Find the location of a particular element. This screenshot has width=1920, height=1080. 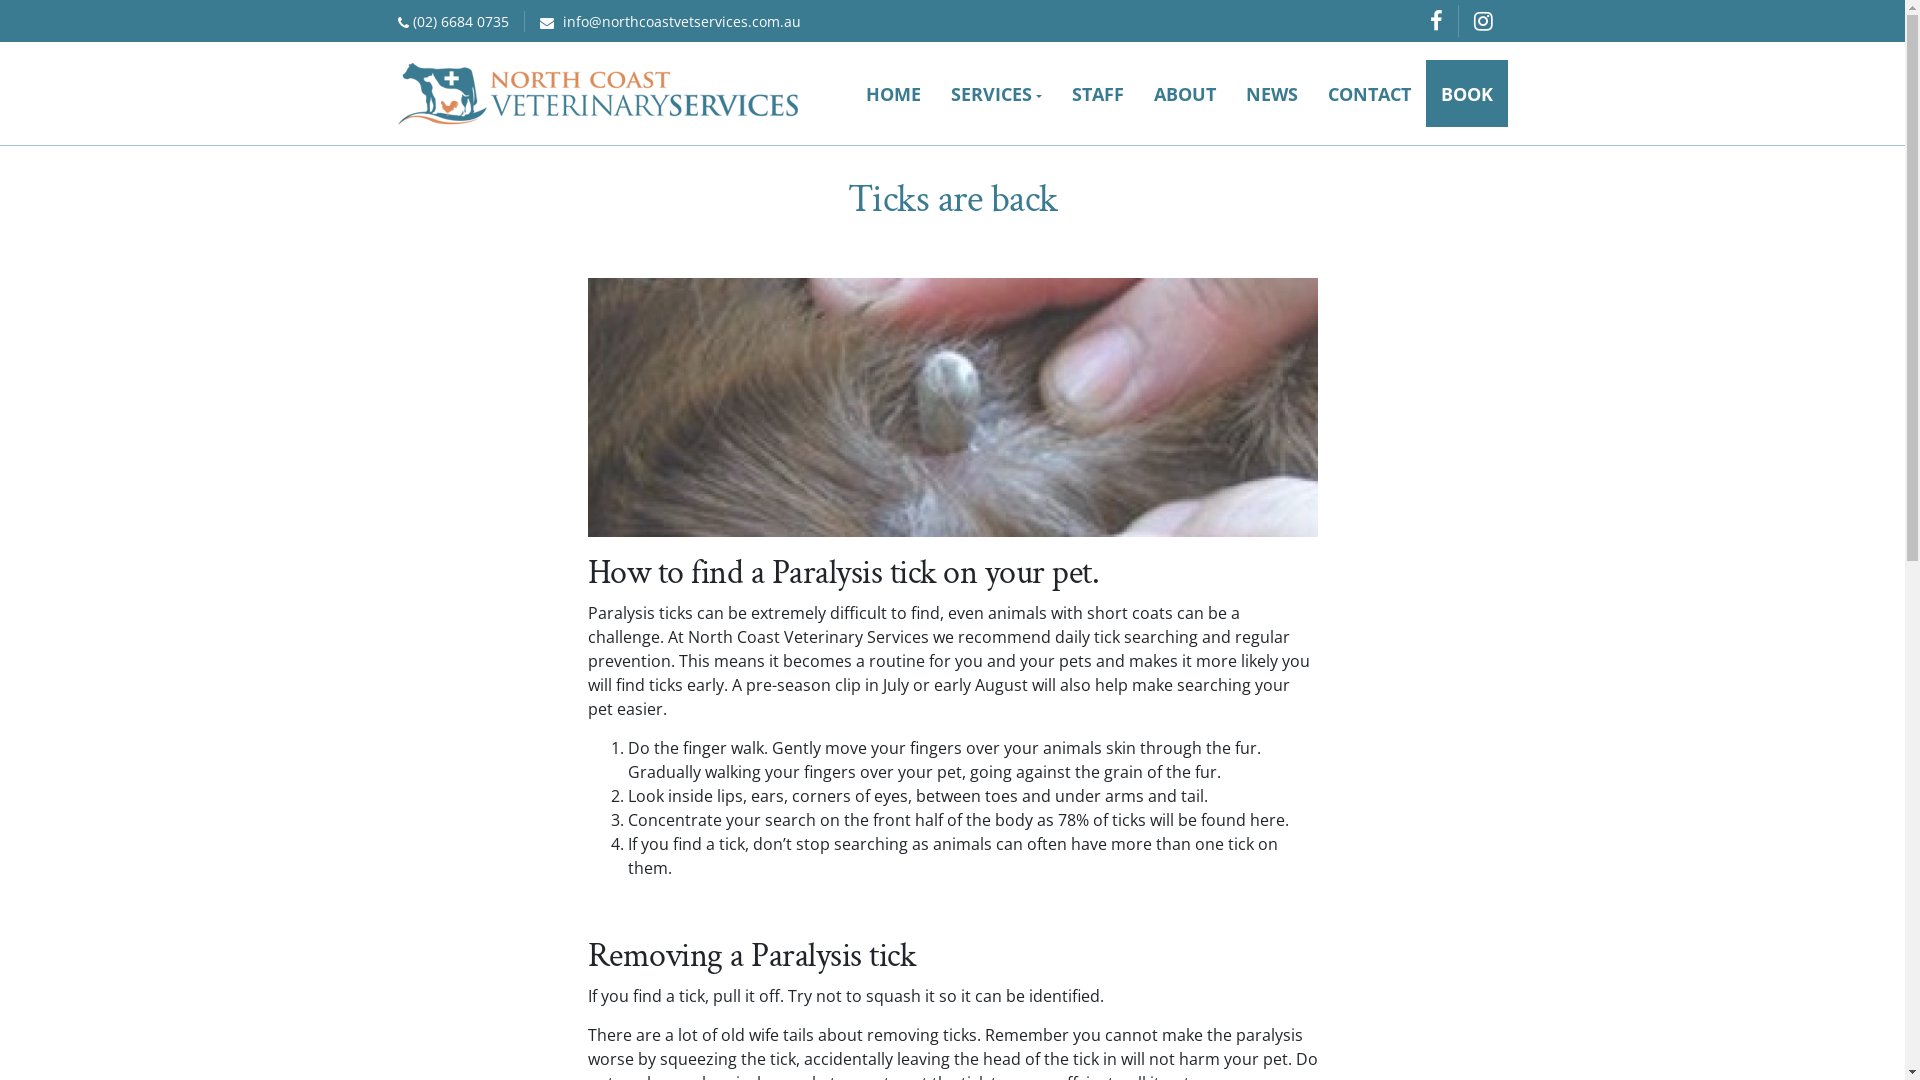

'Facebook' is located at coordinates (1444, 20).